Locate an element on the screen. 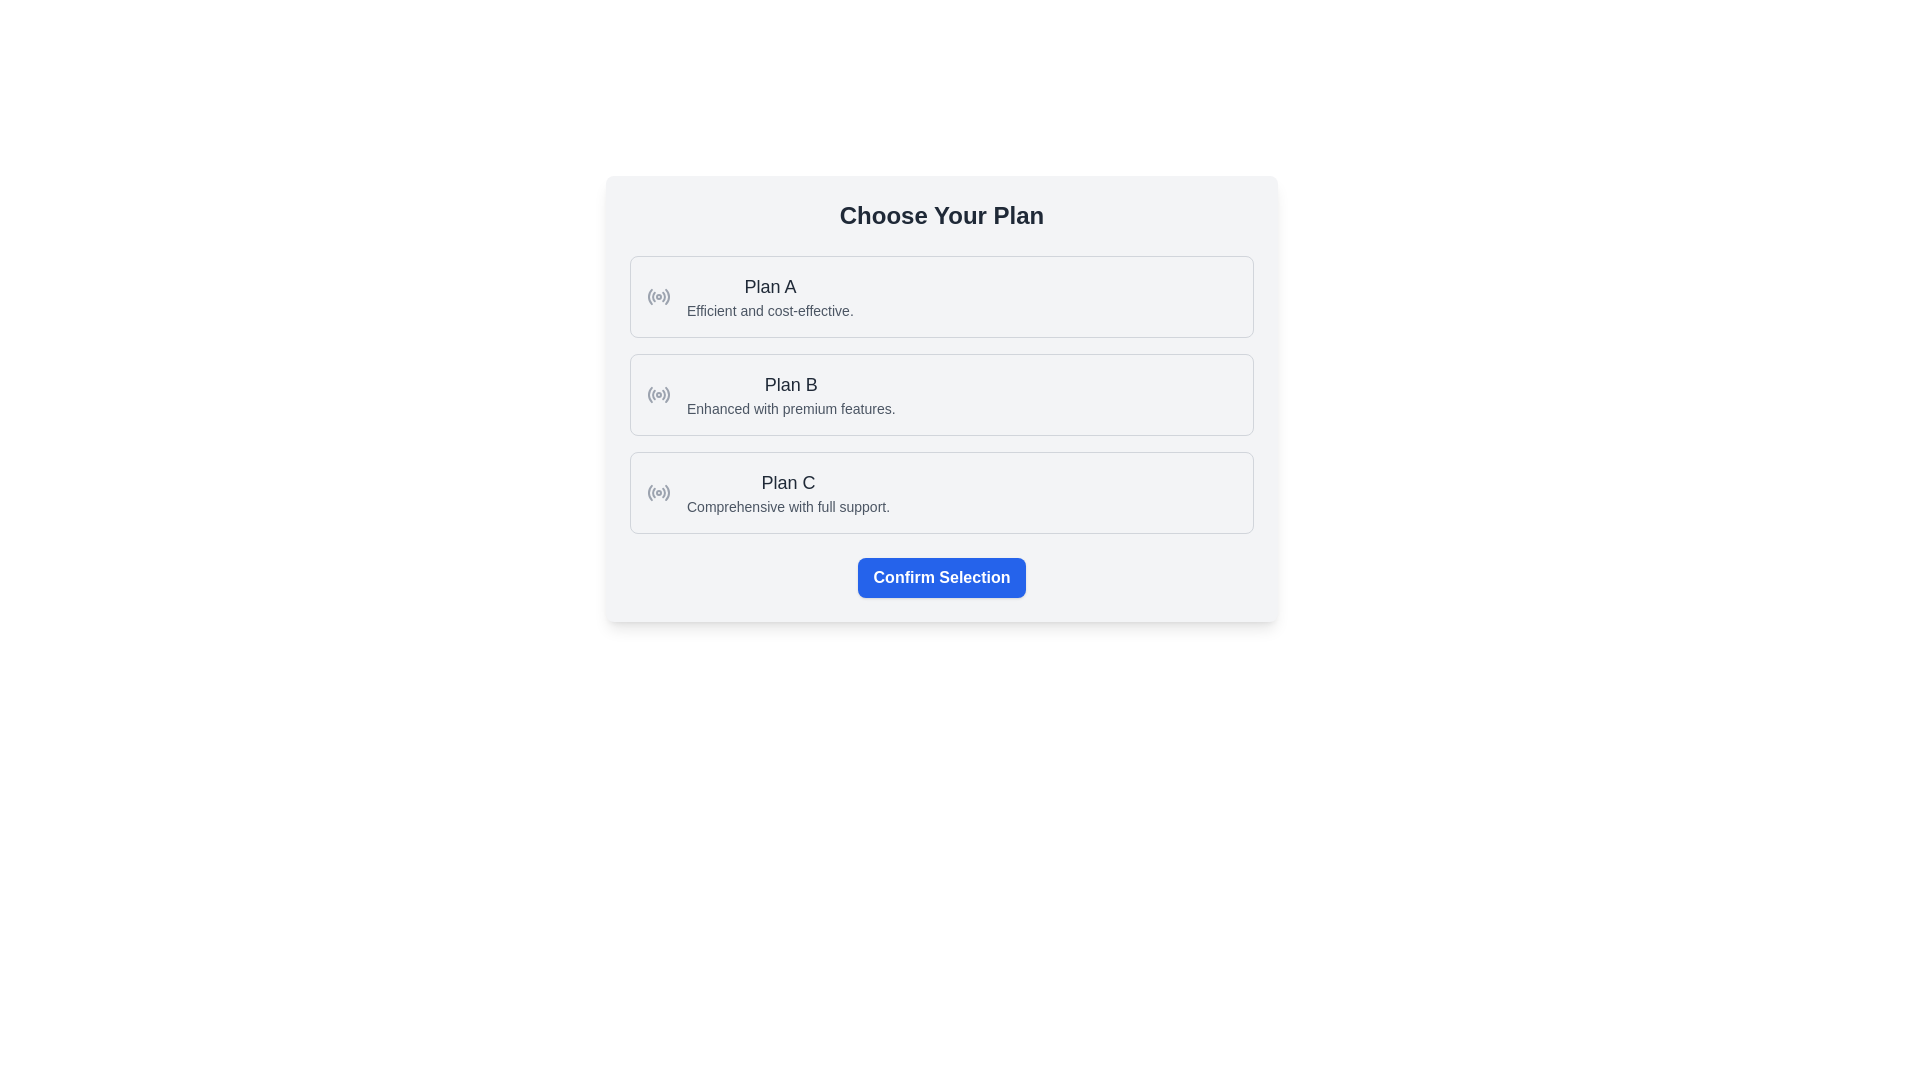 Image resolution: width=1920 pixels, height=1080 pixels. text block titled 'Plan A' which is centrally positioned at the top of the plans list, containing the description 'Efficient and cost-effective.' is located at coordinates (769, 297).